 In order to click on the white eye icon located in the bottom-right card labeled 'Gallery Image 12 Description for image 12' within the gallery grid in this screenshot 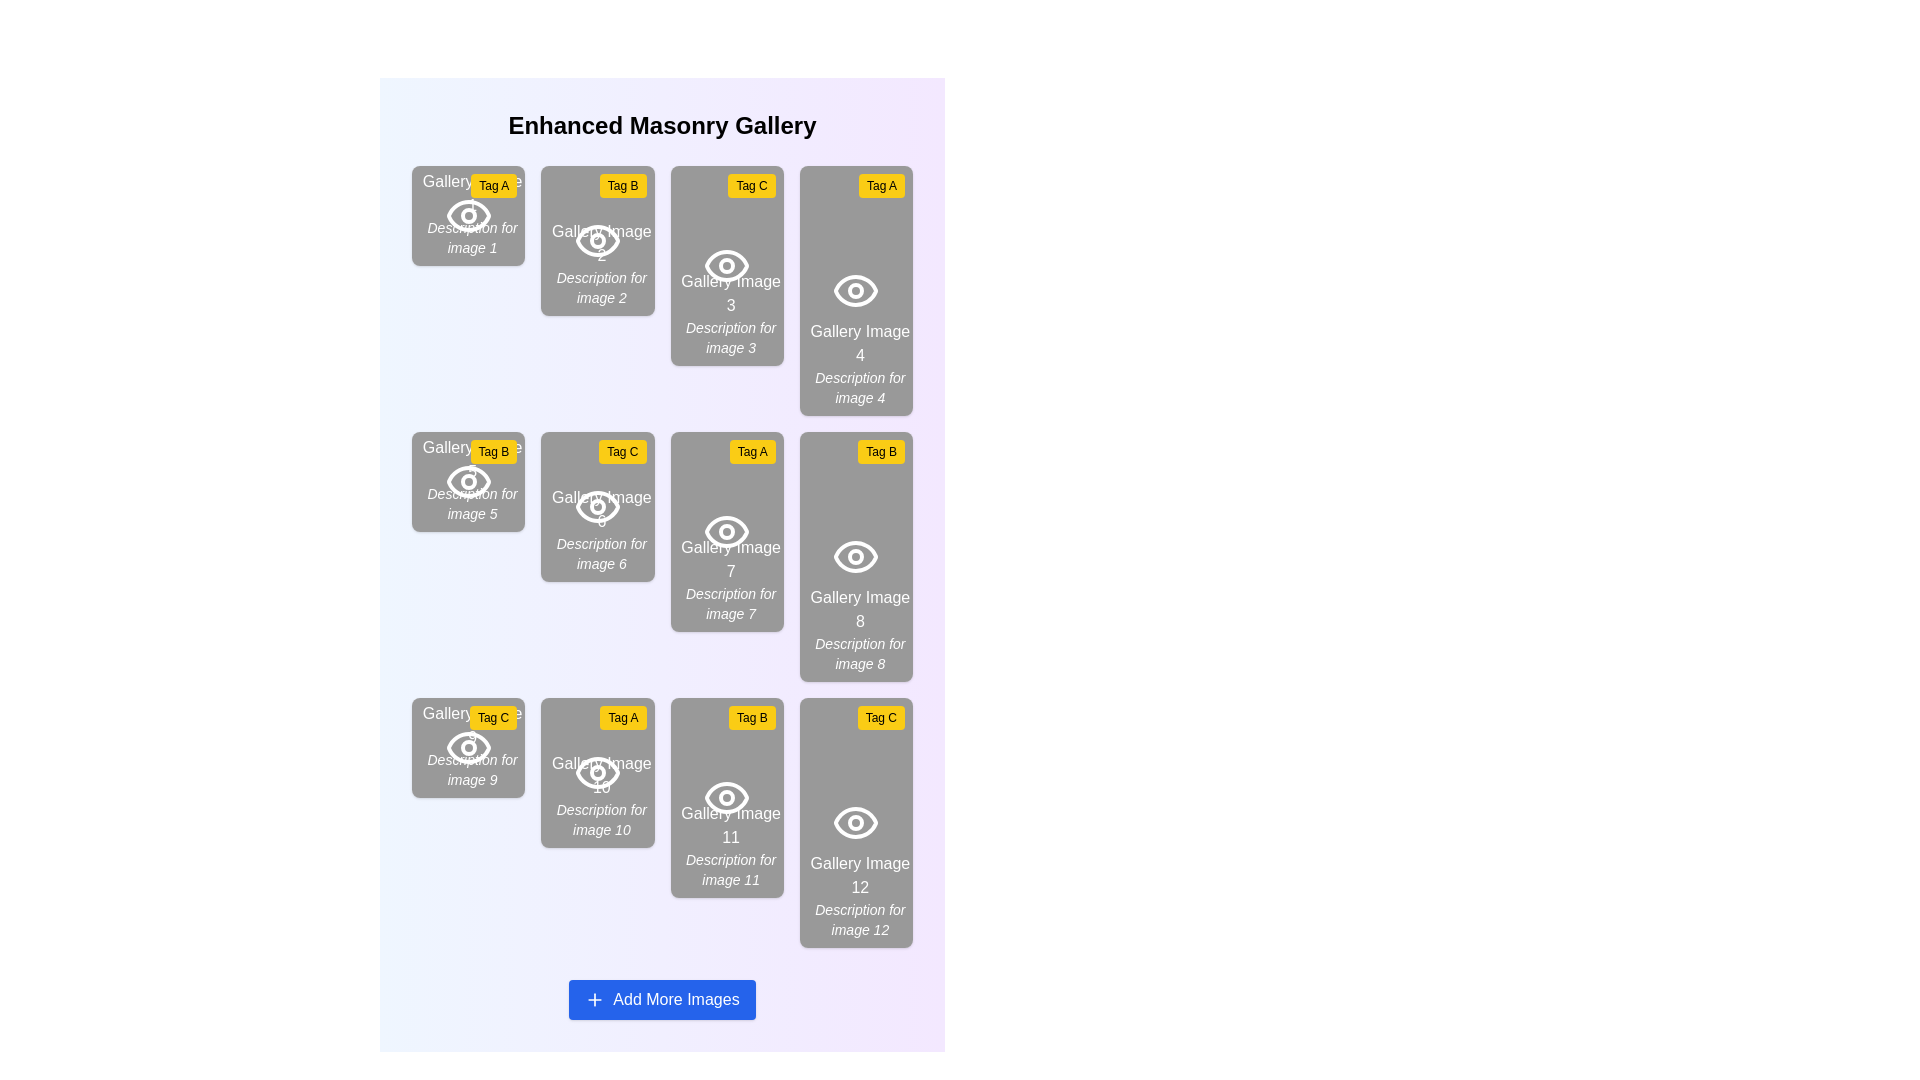, I will do `click(856, 822)`.